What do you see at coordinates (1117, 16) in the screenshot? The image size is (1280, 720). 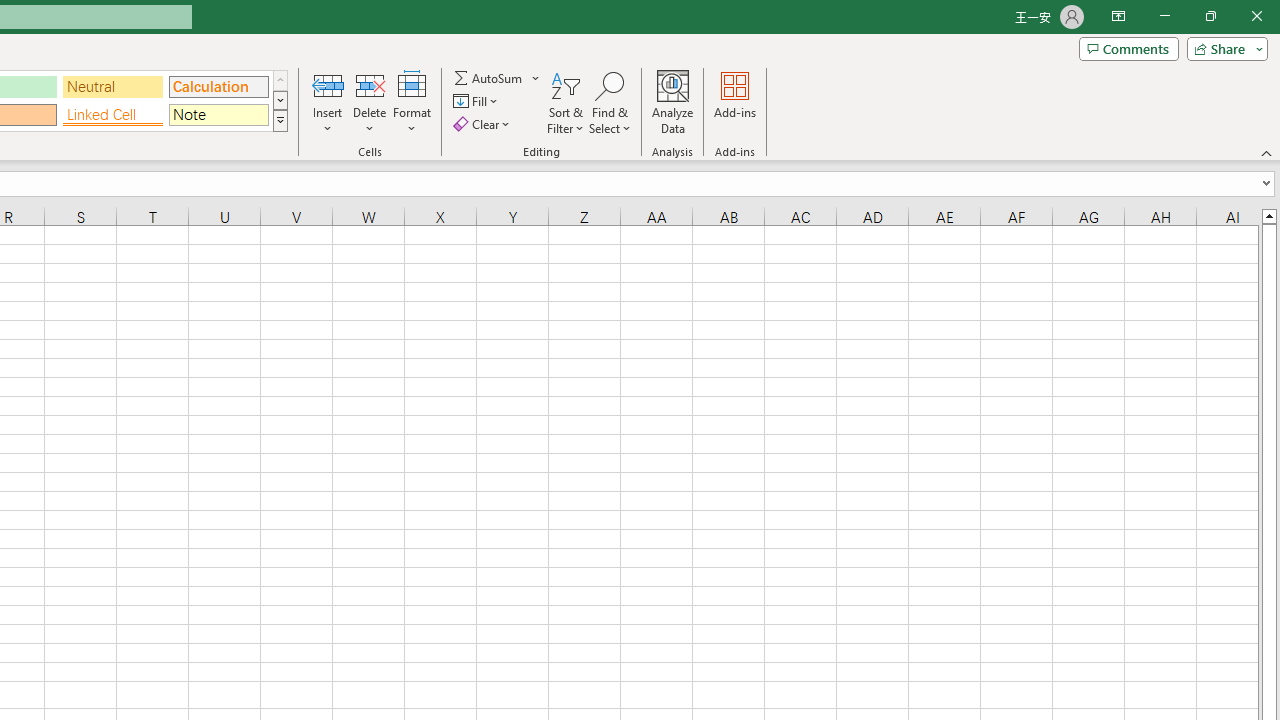 I see `'Ribbon Display Options'` at bounding box center [1117, 16].